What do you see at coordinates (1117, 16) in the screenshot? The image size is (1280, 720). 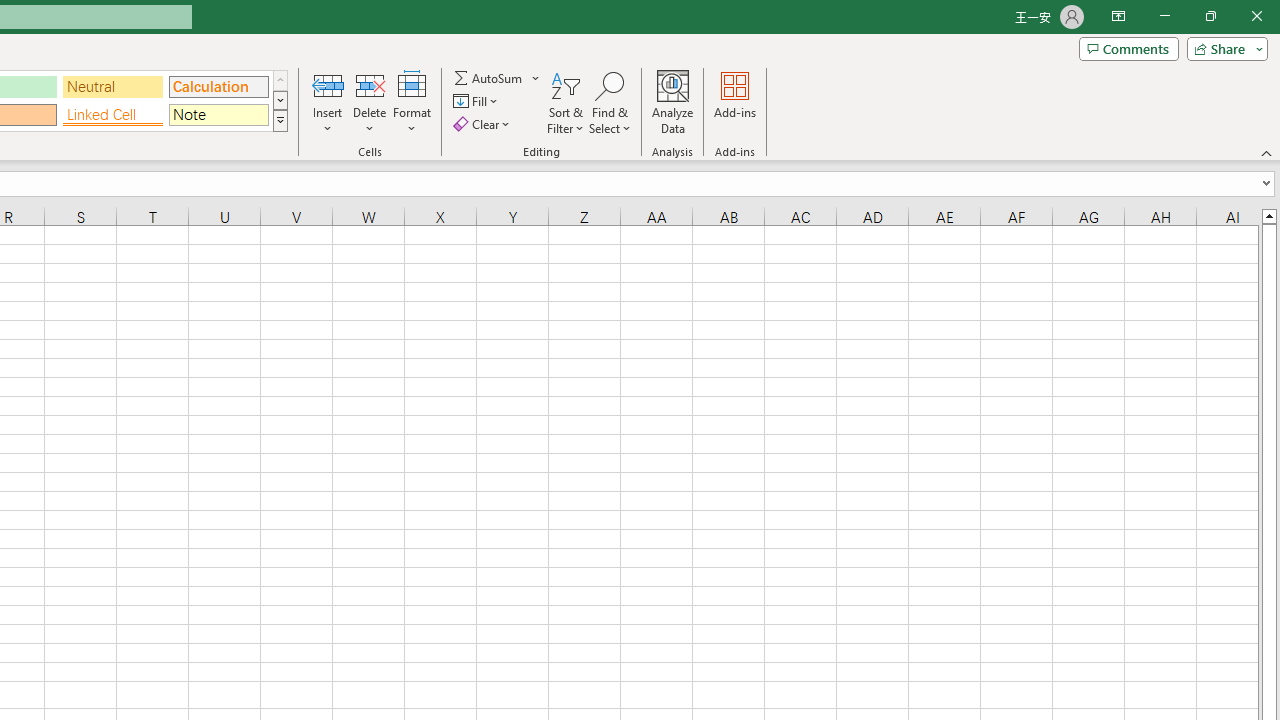 I see `'Ribbon Display Options'` at bounding box center [1117, 16].